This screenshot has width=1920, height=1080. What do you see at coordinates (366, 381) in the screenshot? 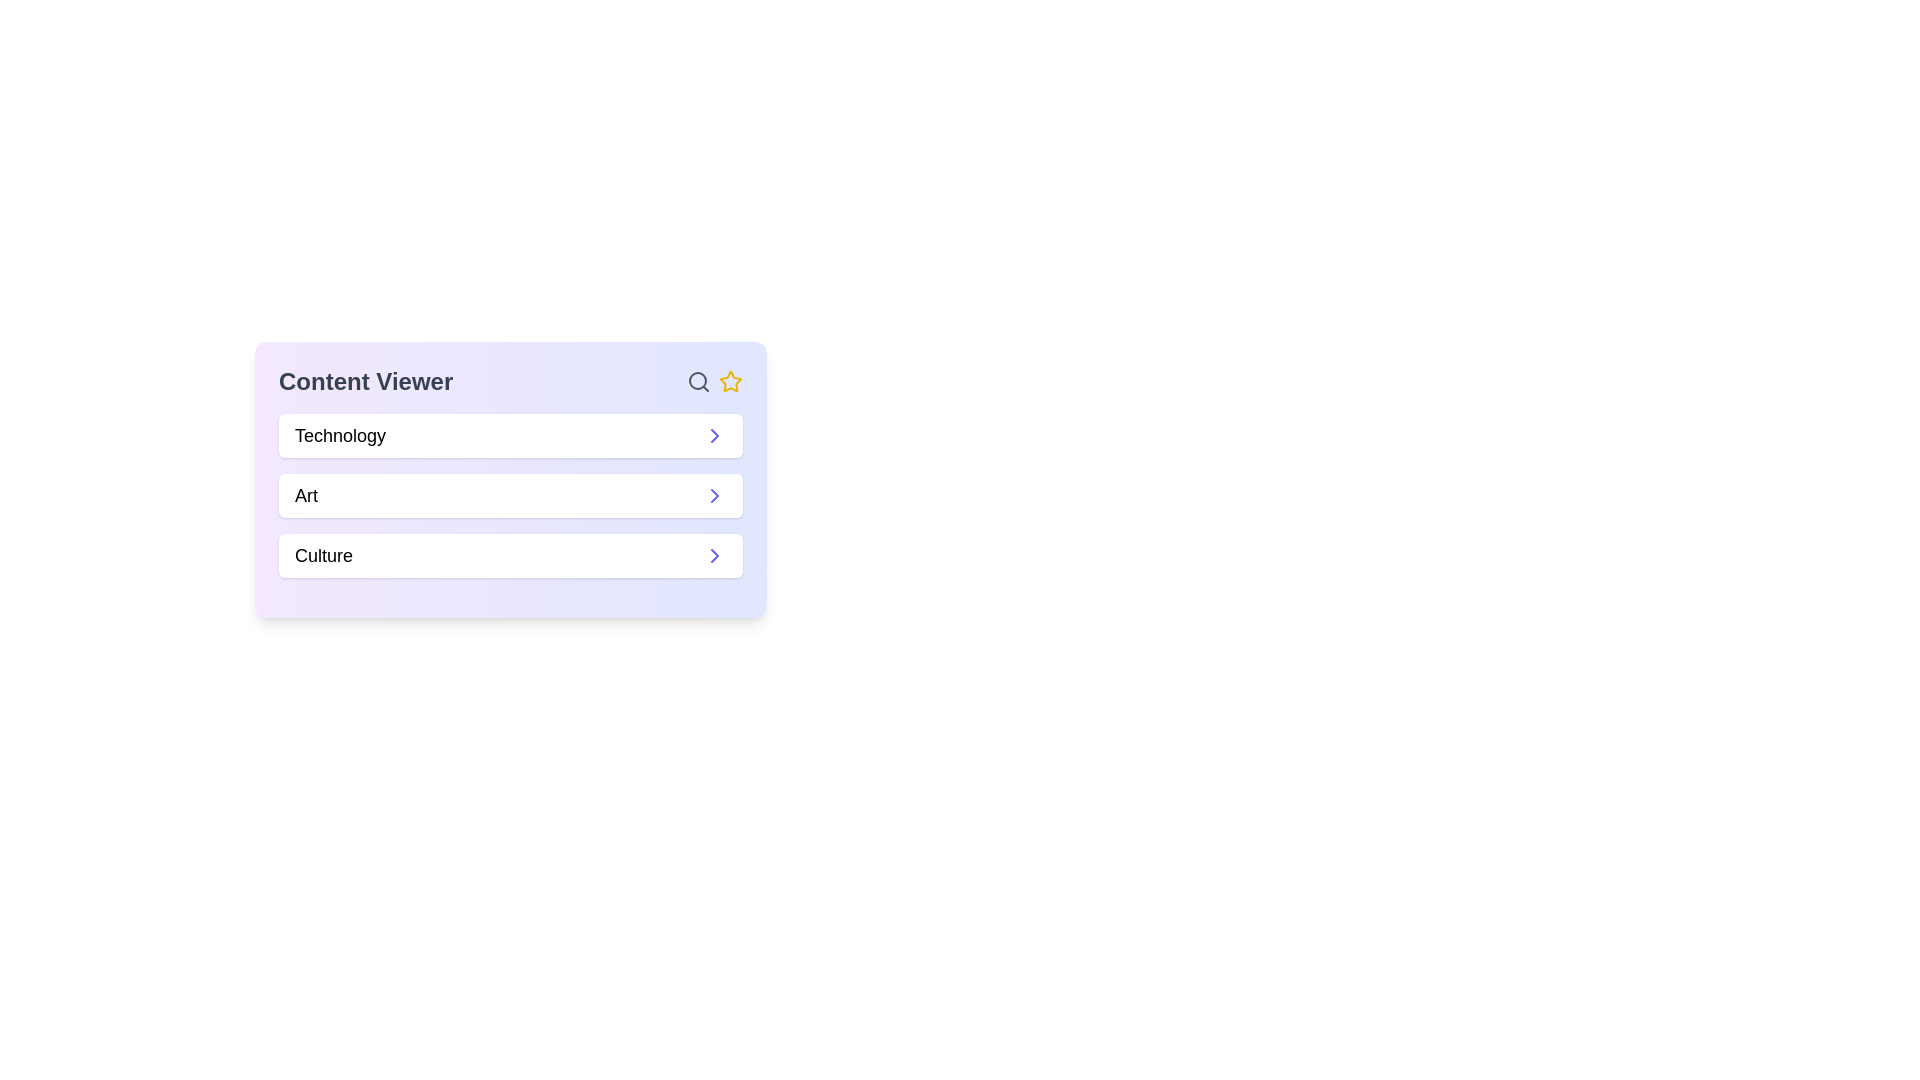
I see `the 'Content Viewer' label, which is styled in bold, extra-large dark gray font and positioned at the upper left of the module` at bounding box center [366, 381].